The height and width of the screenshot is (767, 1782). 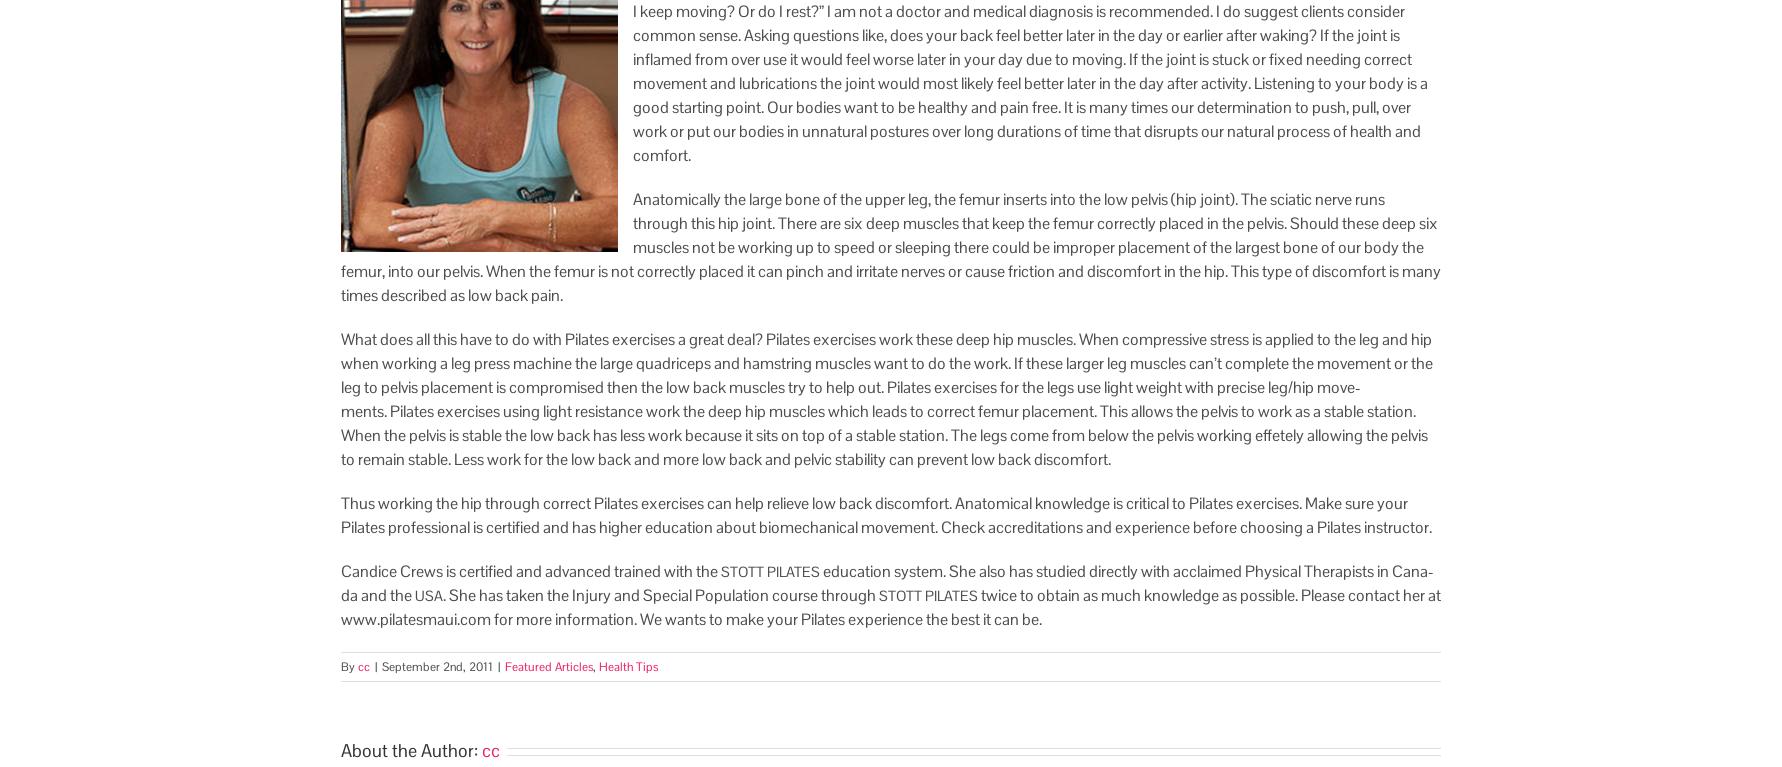 What do you see at coordinates (443, 595) in the screenshot?
I see `'. She has tak­en the Injury and Spe­cial Pop­u­la­tion course through'` at bounding box center [443, 595].